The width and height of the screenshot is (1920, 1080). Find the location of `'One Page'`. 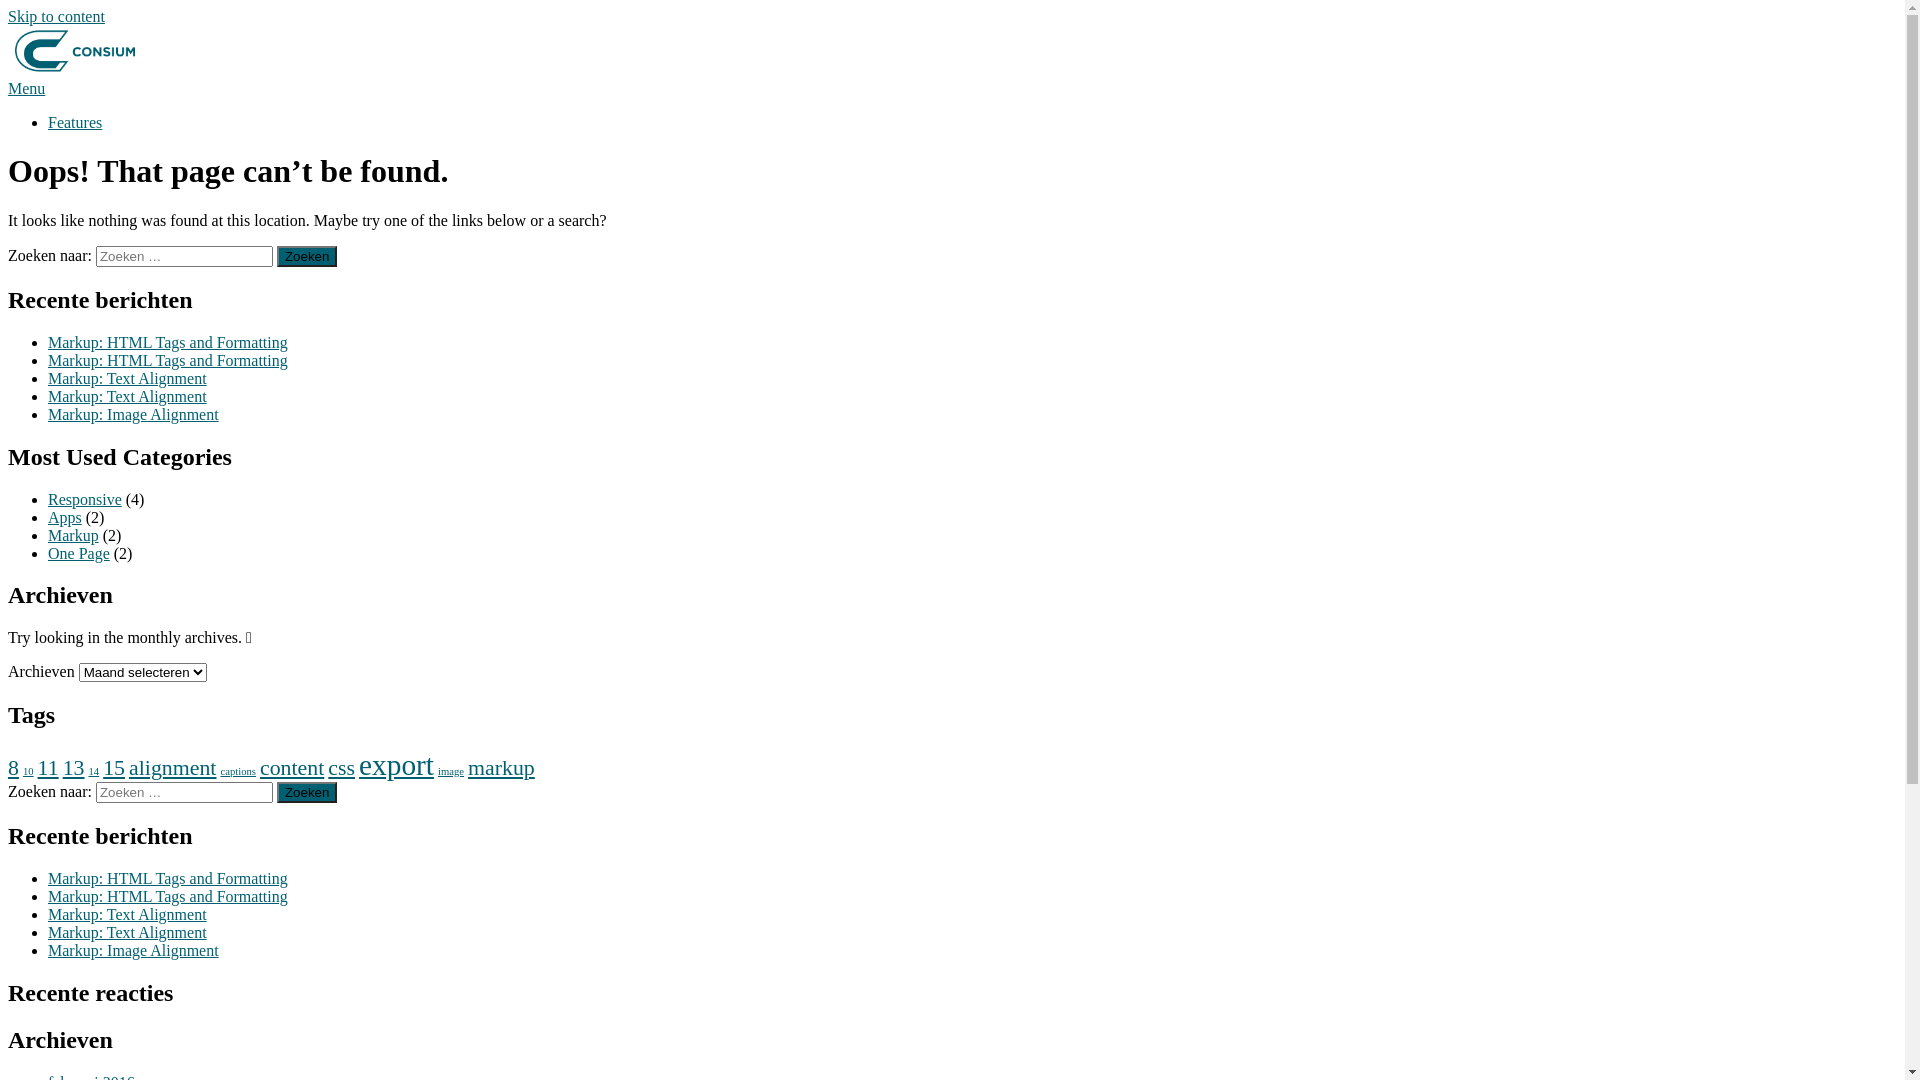

'One Page' is located at coordinates (48, 552).